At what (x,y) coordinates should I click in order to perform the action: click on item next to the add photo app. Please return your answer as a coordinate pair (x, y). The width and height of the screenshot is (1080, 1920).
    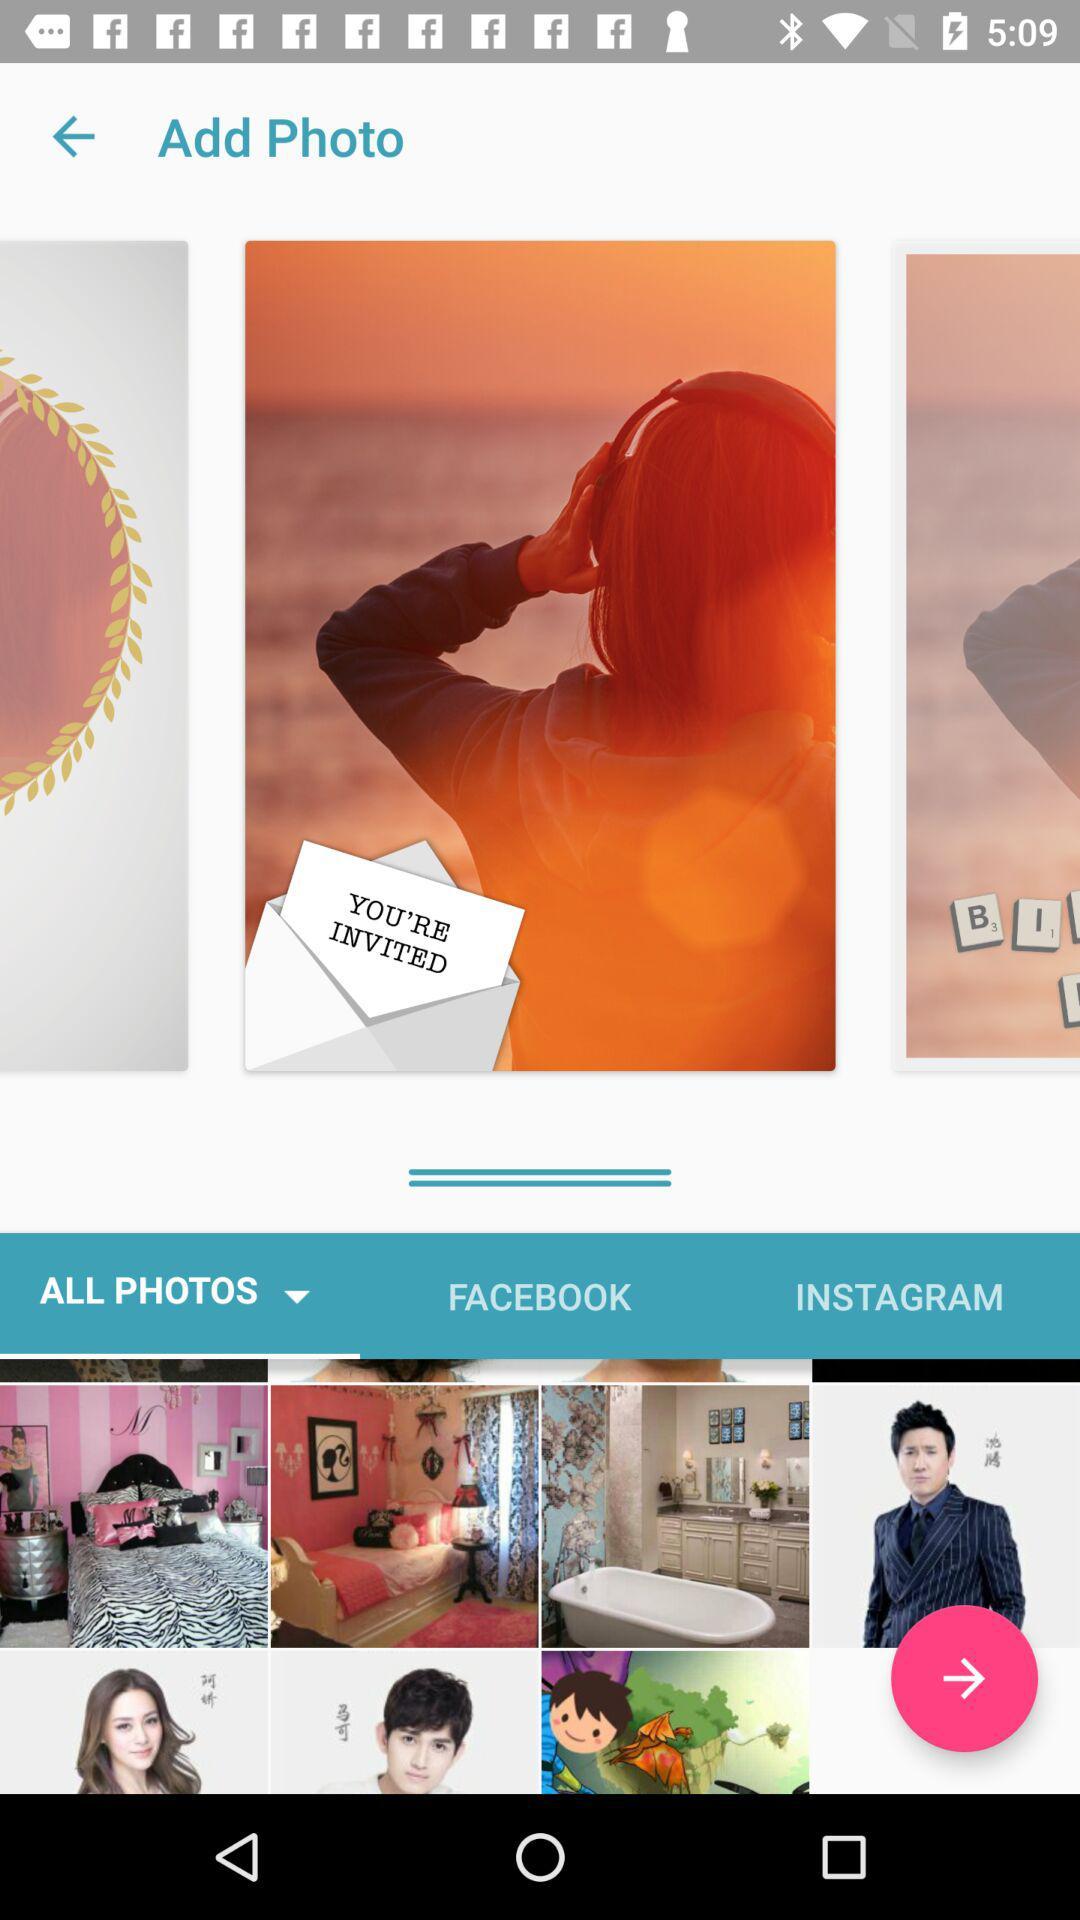
    Looking at the image, I should click on (72, 135).